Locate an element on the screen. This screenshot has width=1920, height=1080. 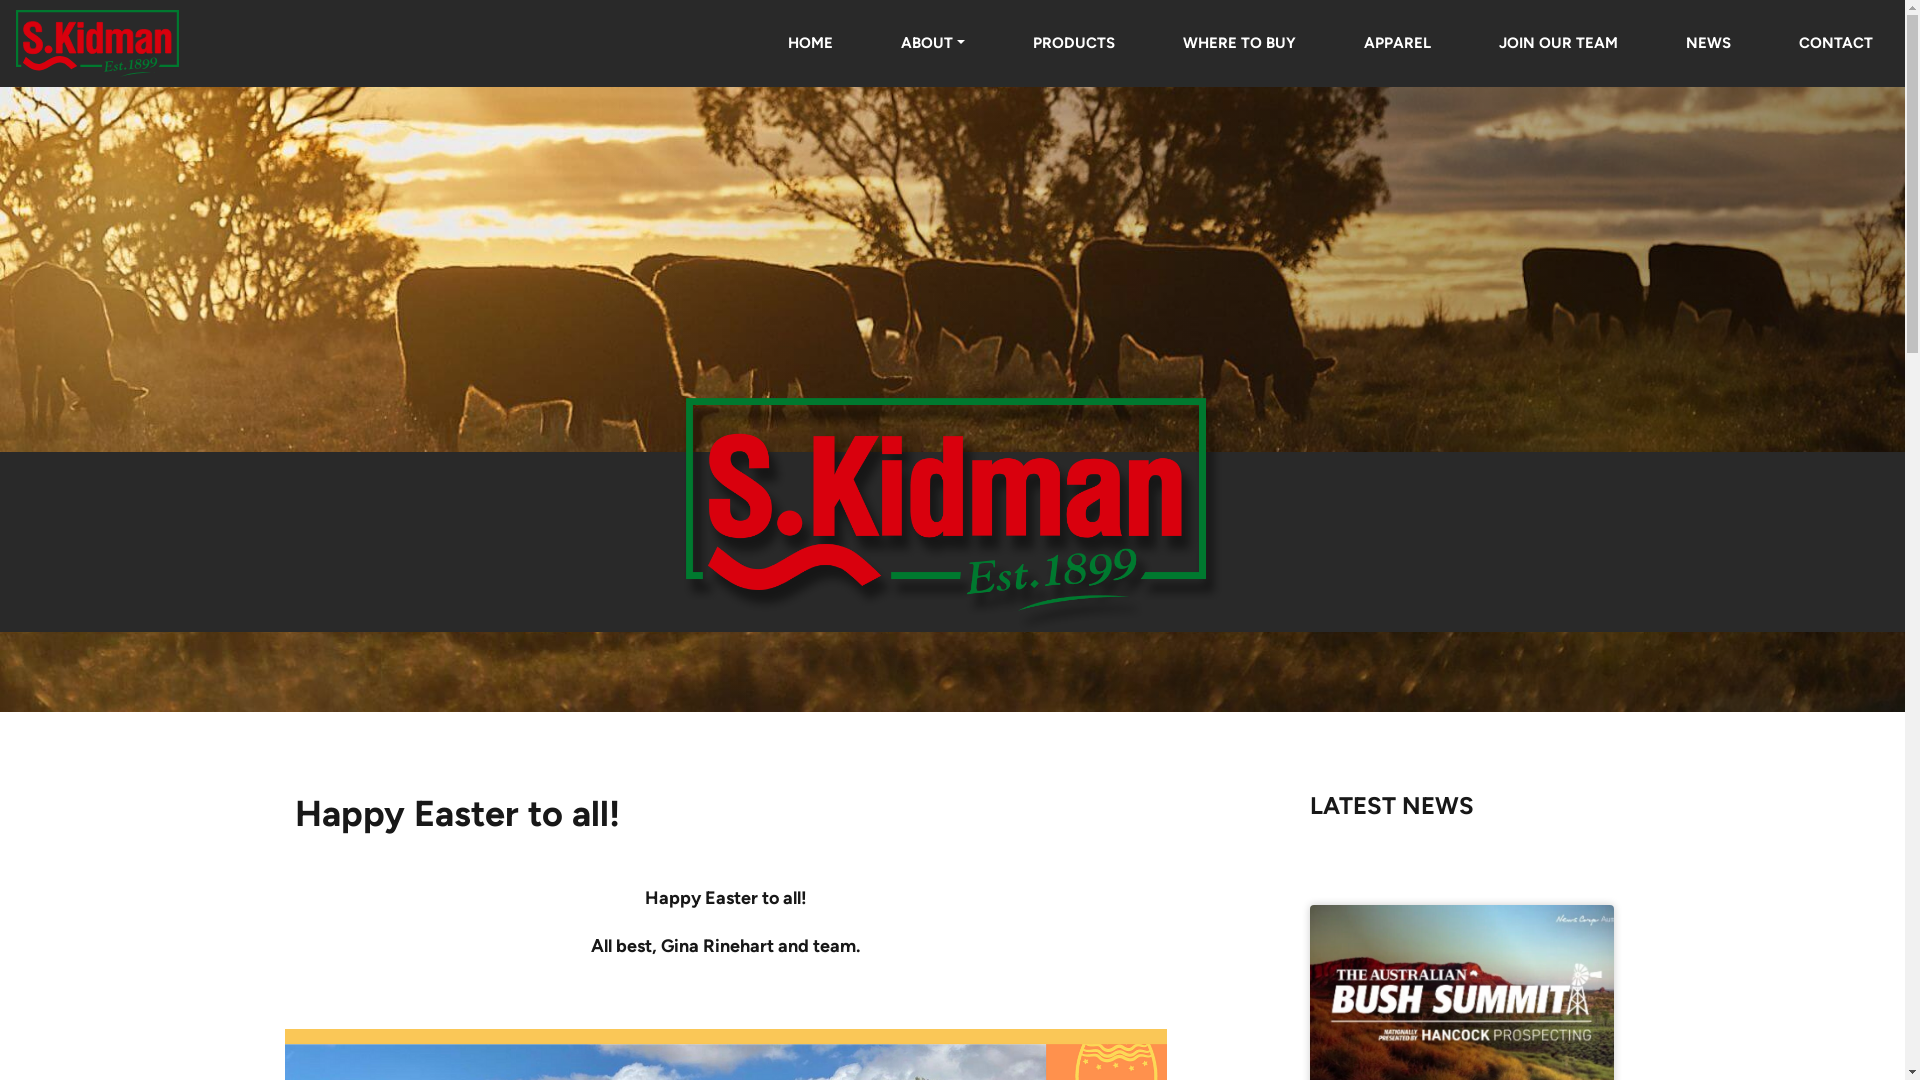
'CONTACT' is located at coordinates (1766, 42).